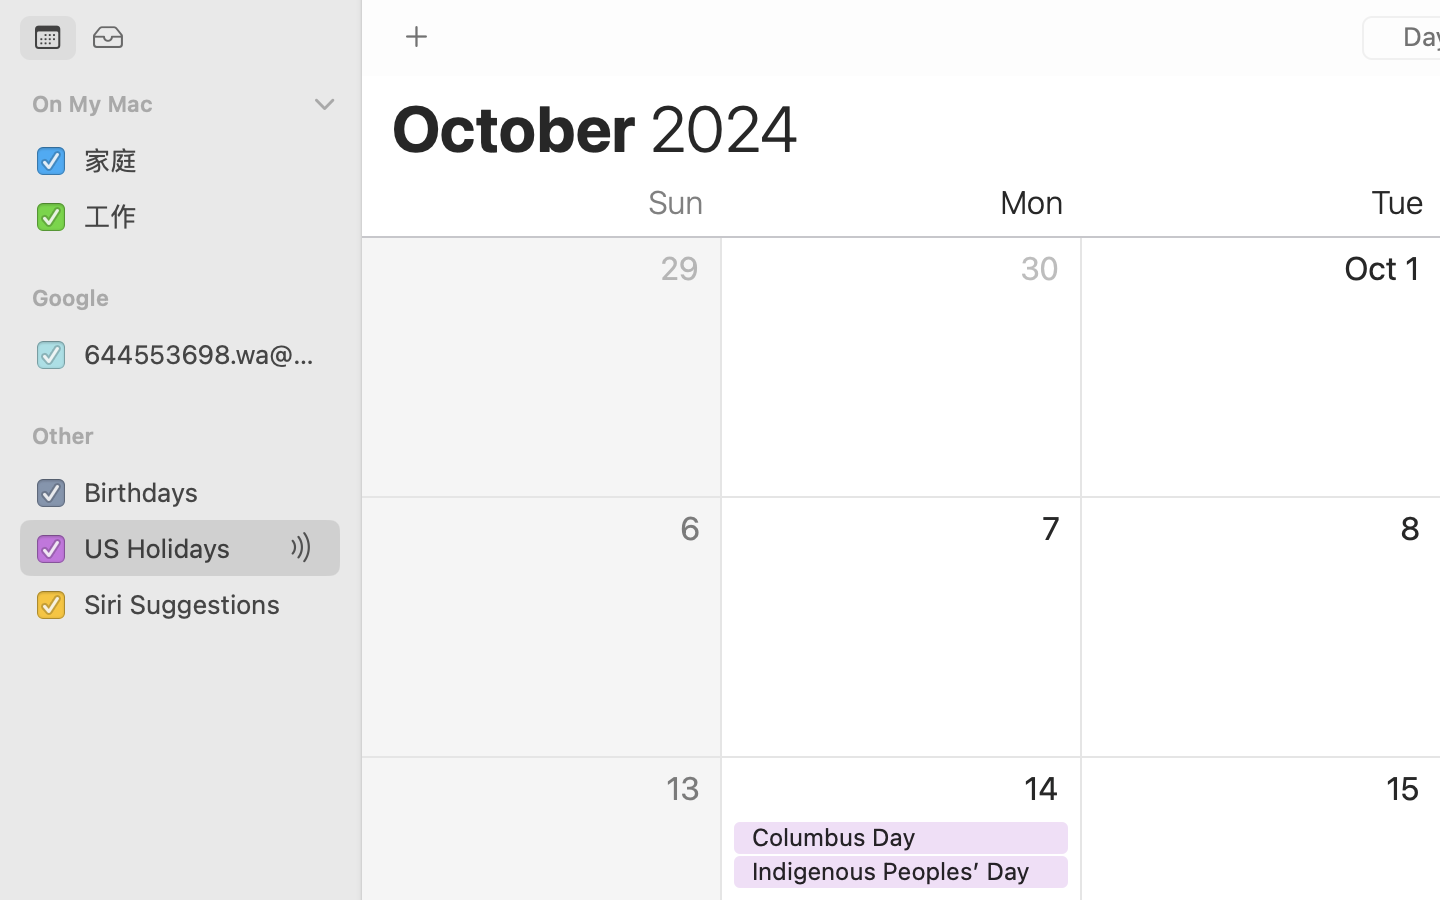 The height and width of the screenshot is (900, 1440). What do you see at coordinates (204, 603) in the screenshot?
I see `'Siri Suggestions'` at bounding box center [204, 603].